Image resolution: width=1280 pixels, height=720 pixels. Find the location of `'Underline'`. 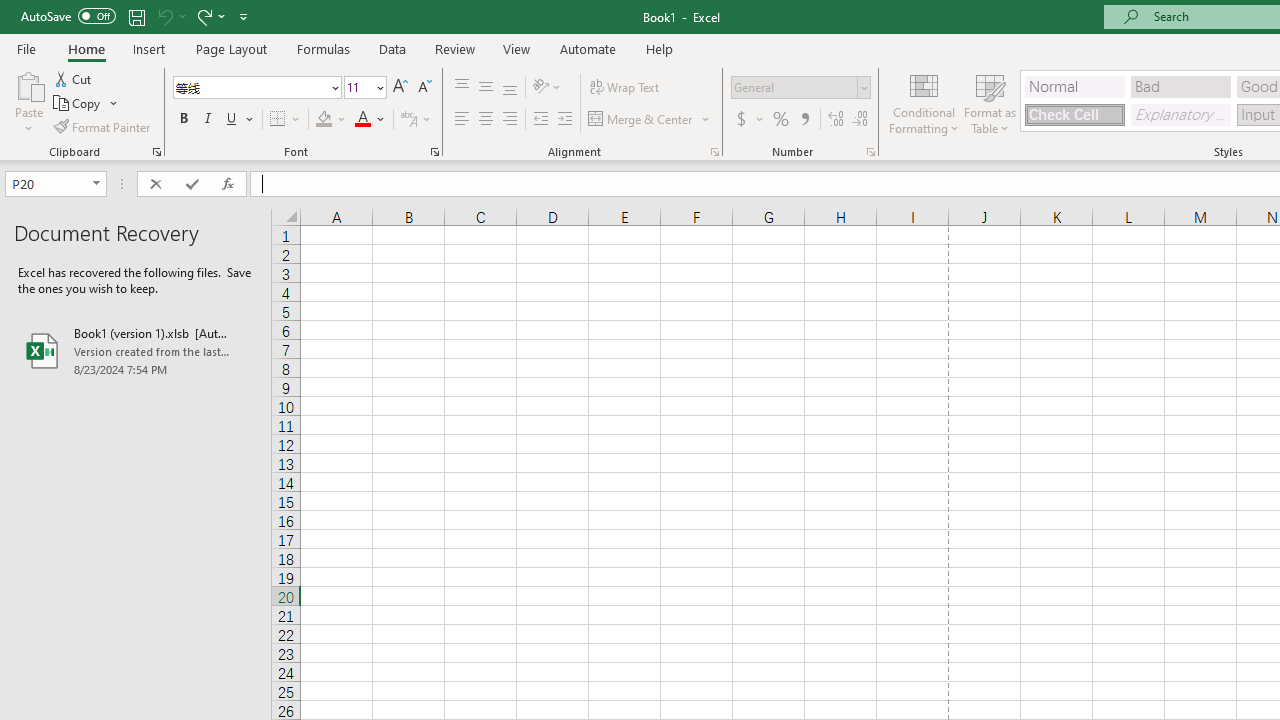

'Underline' is located at coordinates (232, 119).